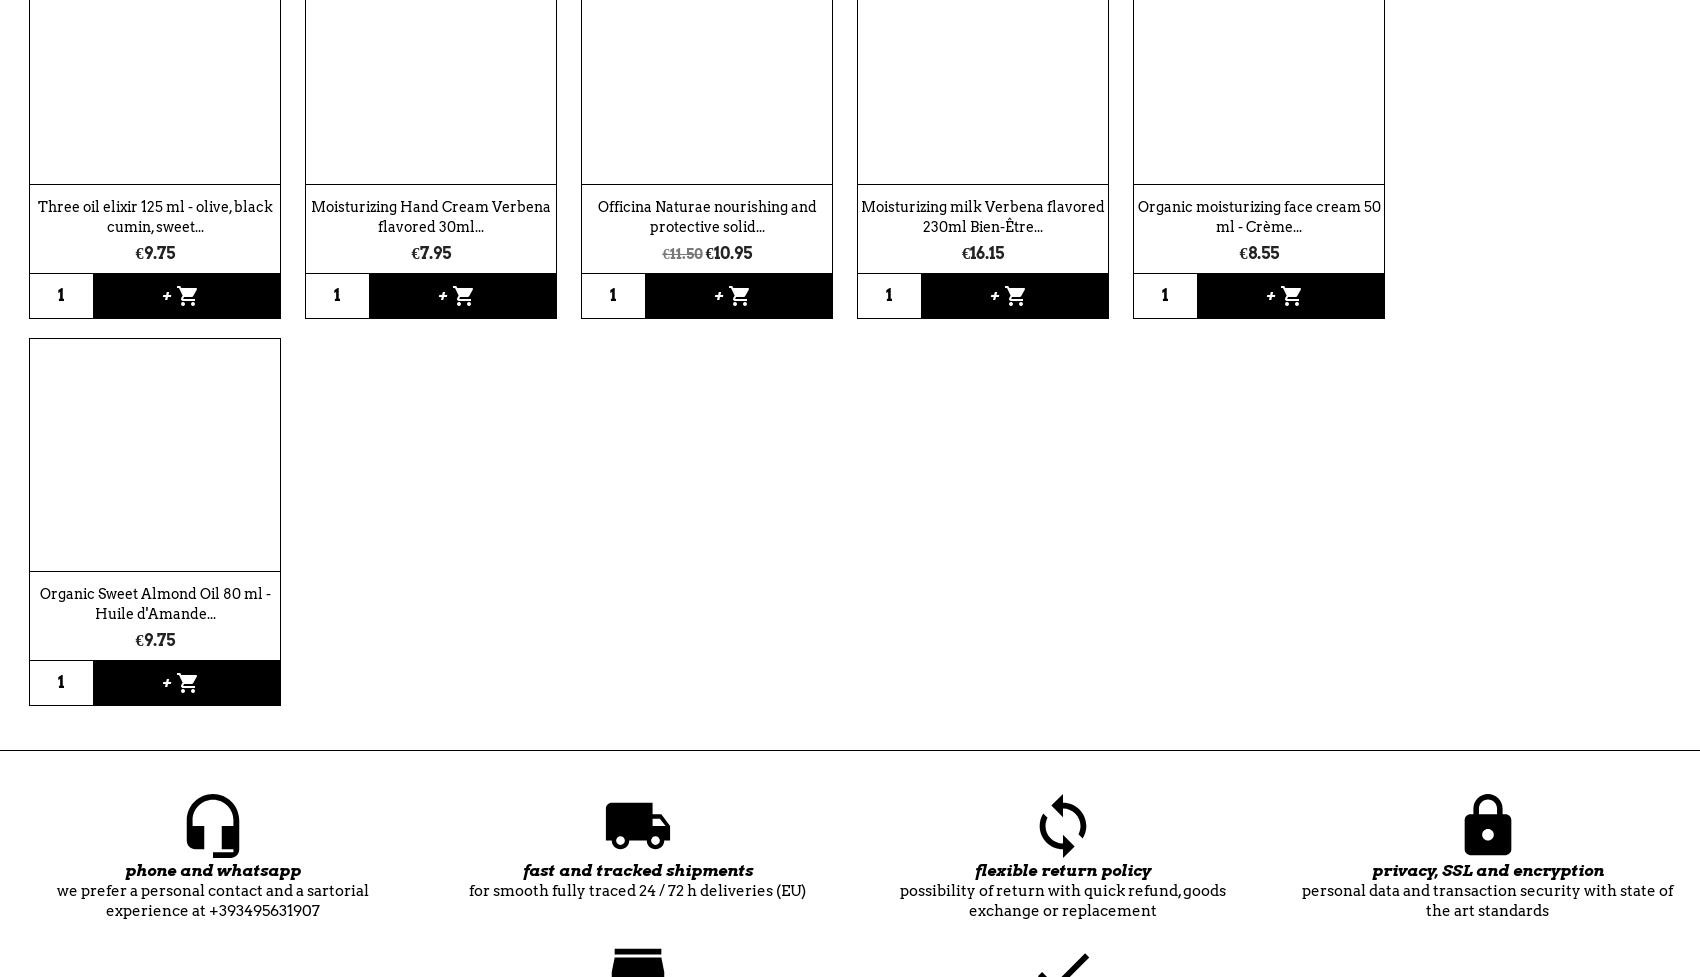 This screenshot has width=1700, height=977. Describe the element at coordinates (210, 899) in the screenshot. I see `'we prefer a personal contact and a sartorial experience at +393495631907'` at that location.